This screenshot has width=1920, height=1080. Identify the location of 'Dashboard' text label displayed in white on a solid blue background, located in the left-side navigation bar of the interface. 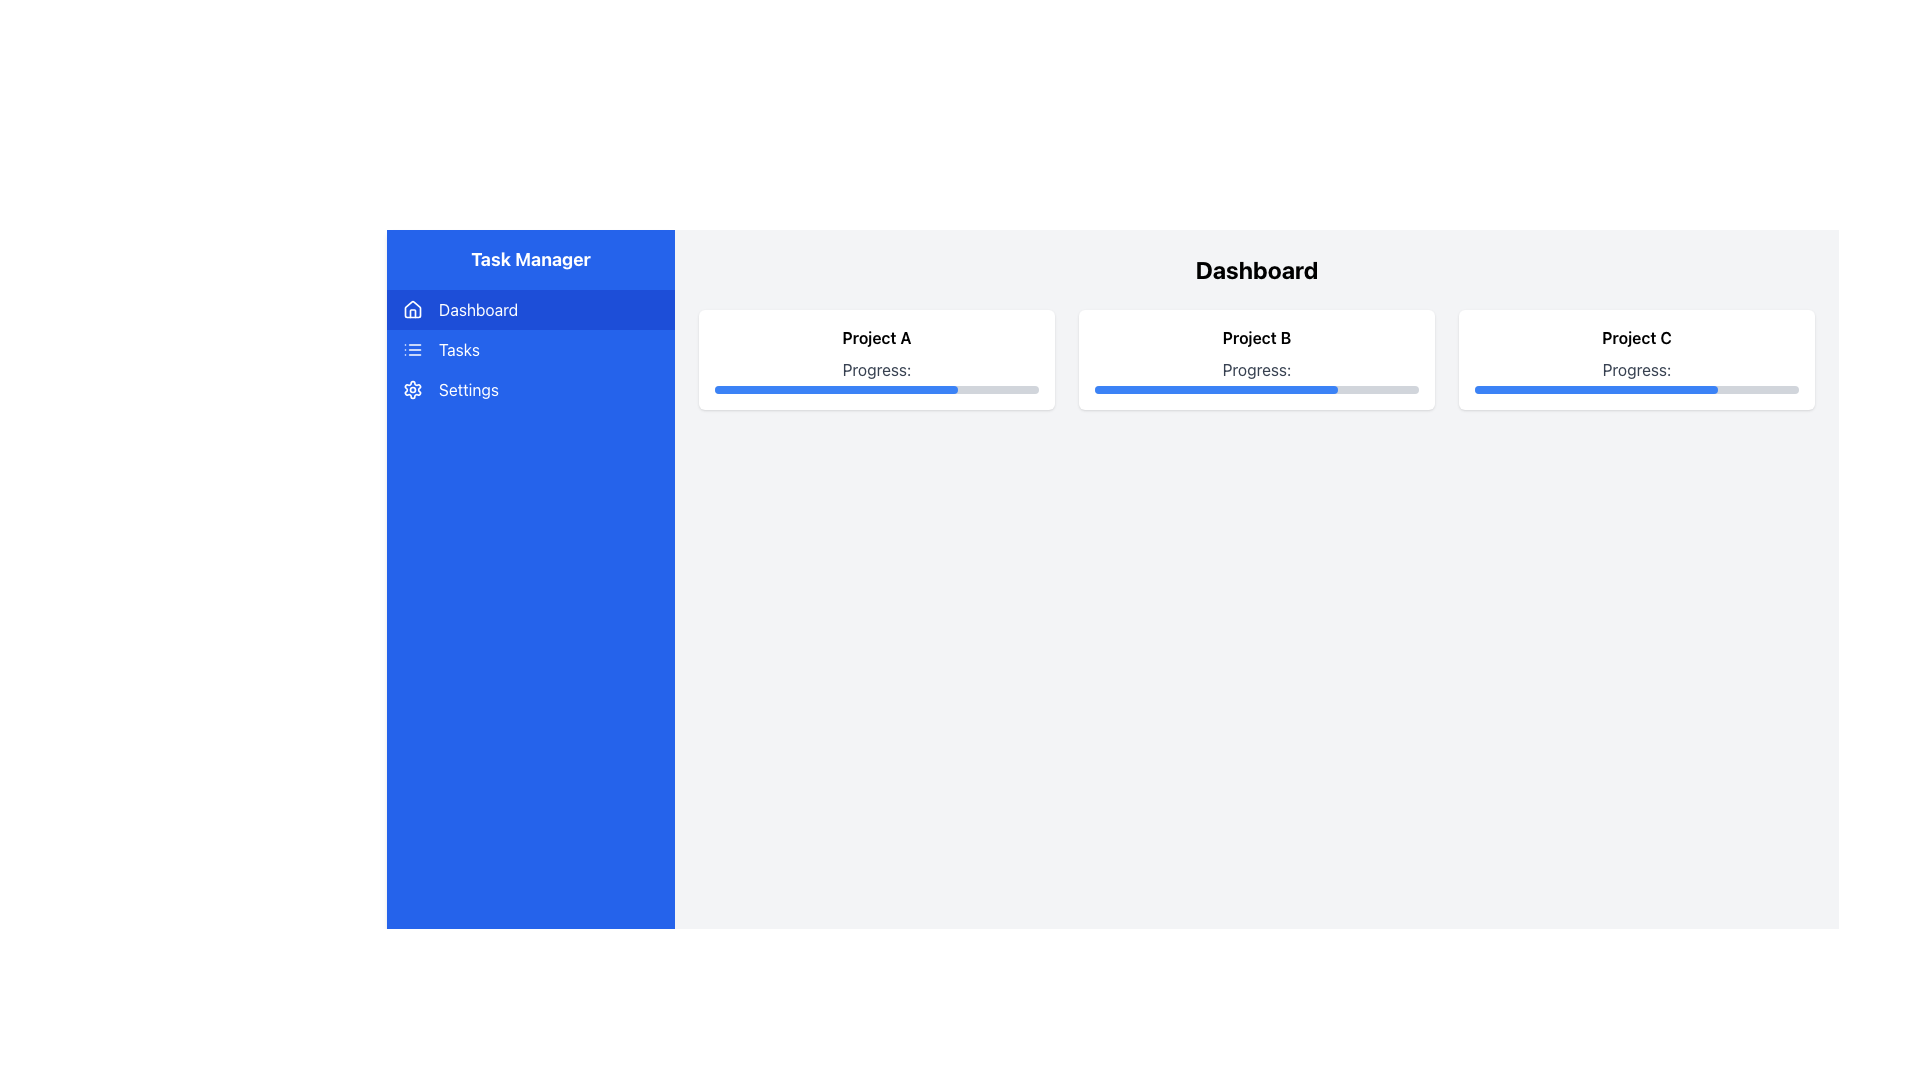
(477, 309).